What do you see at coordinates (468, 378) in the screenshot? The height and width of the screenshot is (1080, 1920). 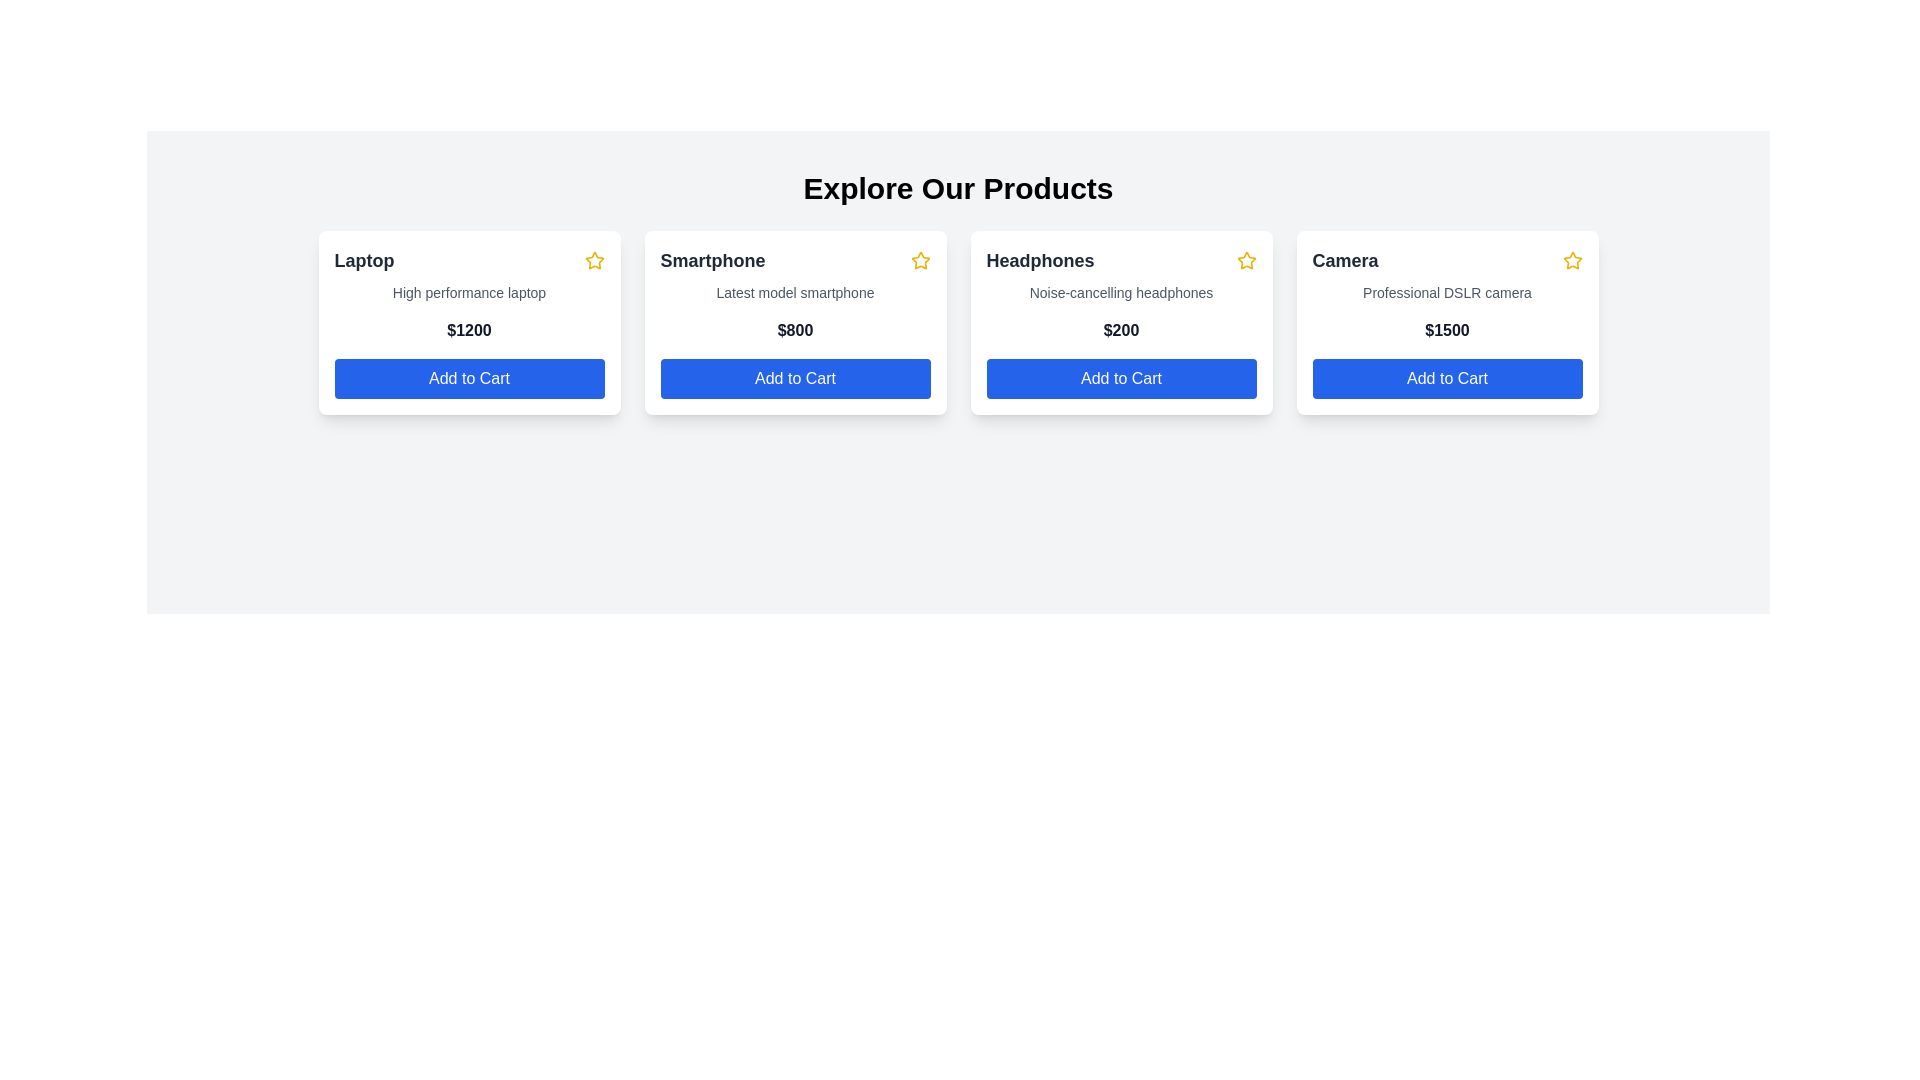 I see `the 'Add to Cart' button located at the bottom of the 'Laptop' product card, which is the first card in the row` at bounding box center [468, 378].